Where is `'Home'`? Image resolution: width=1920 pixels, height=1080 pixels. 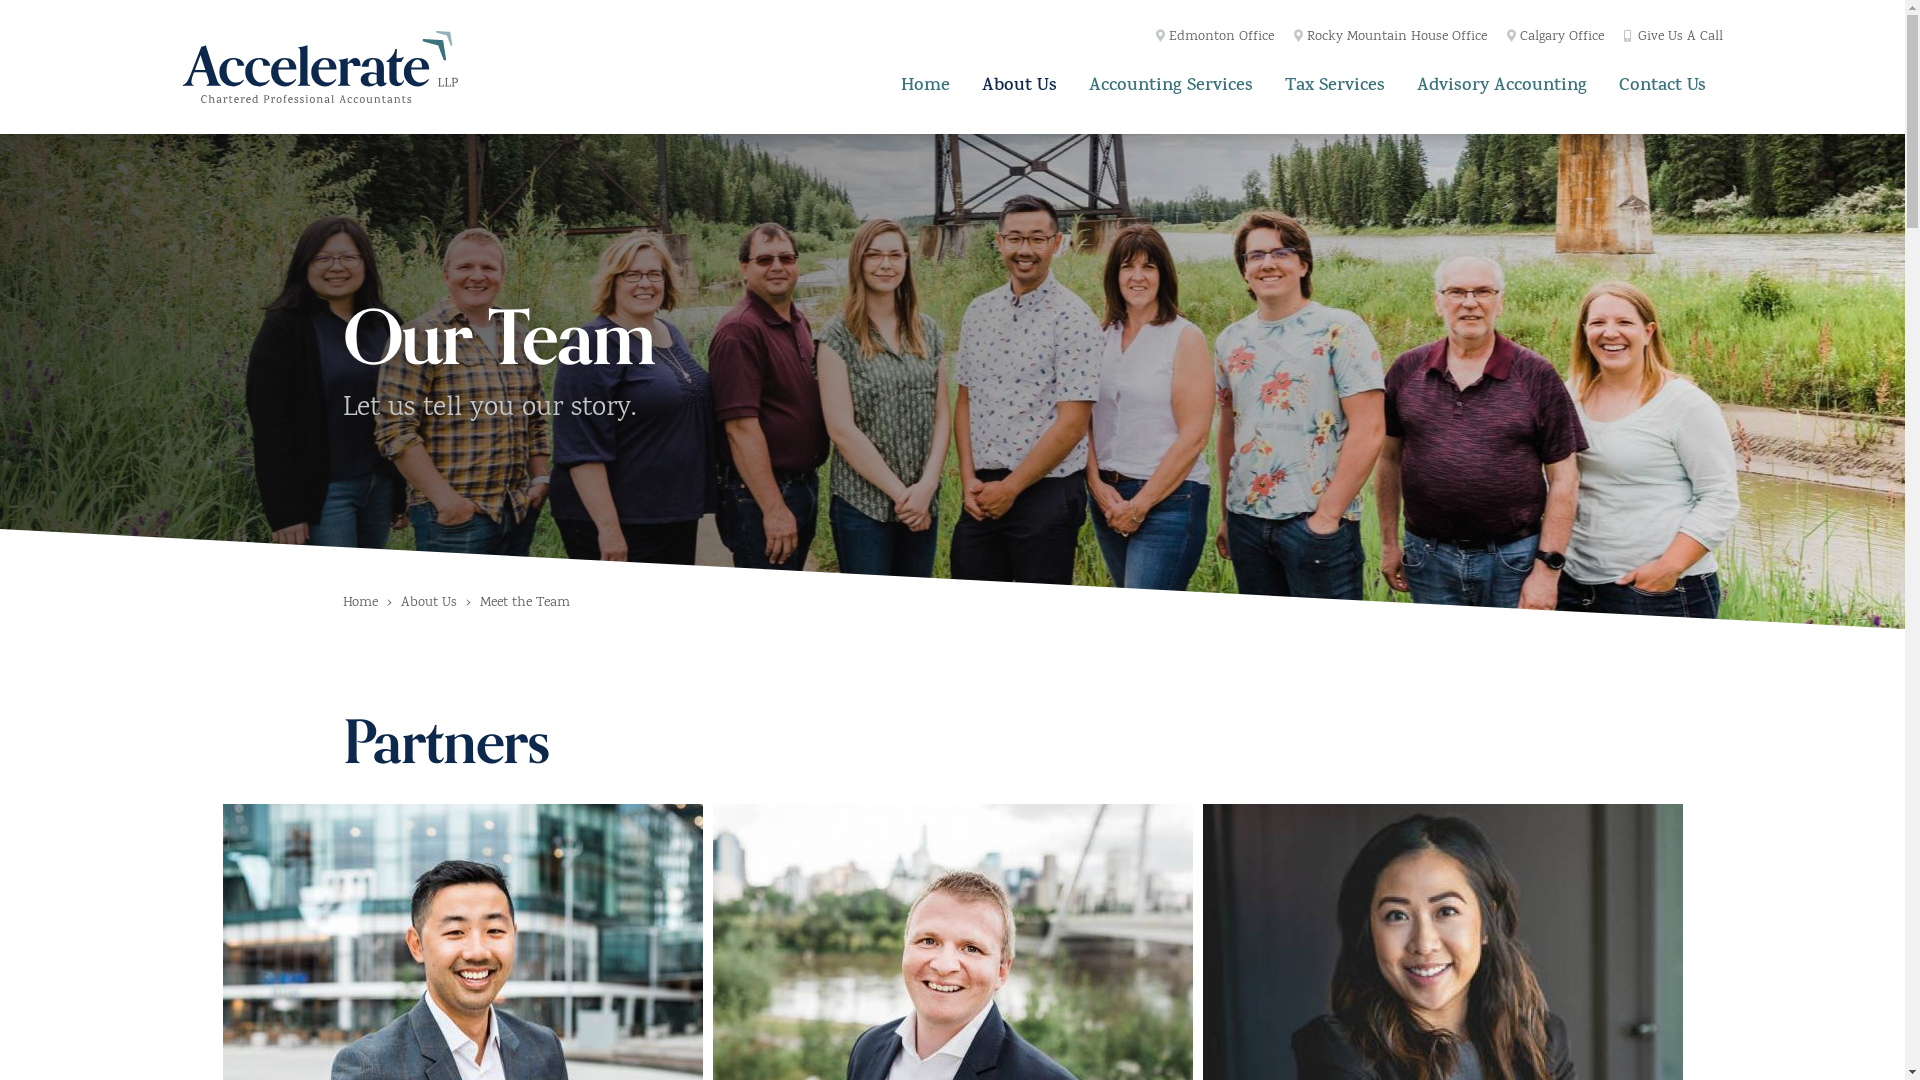 'Home' is located at coordinates (924, 83).